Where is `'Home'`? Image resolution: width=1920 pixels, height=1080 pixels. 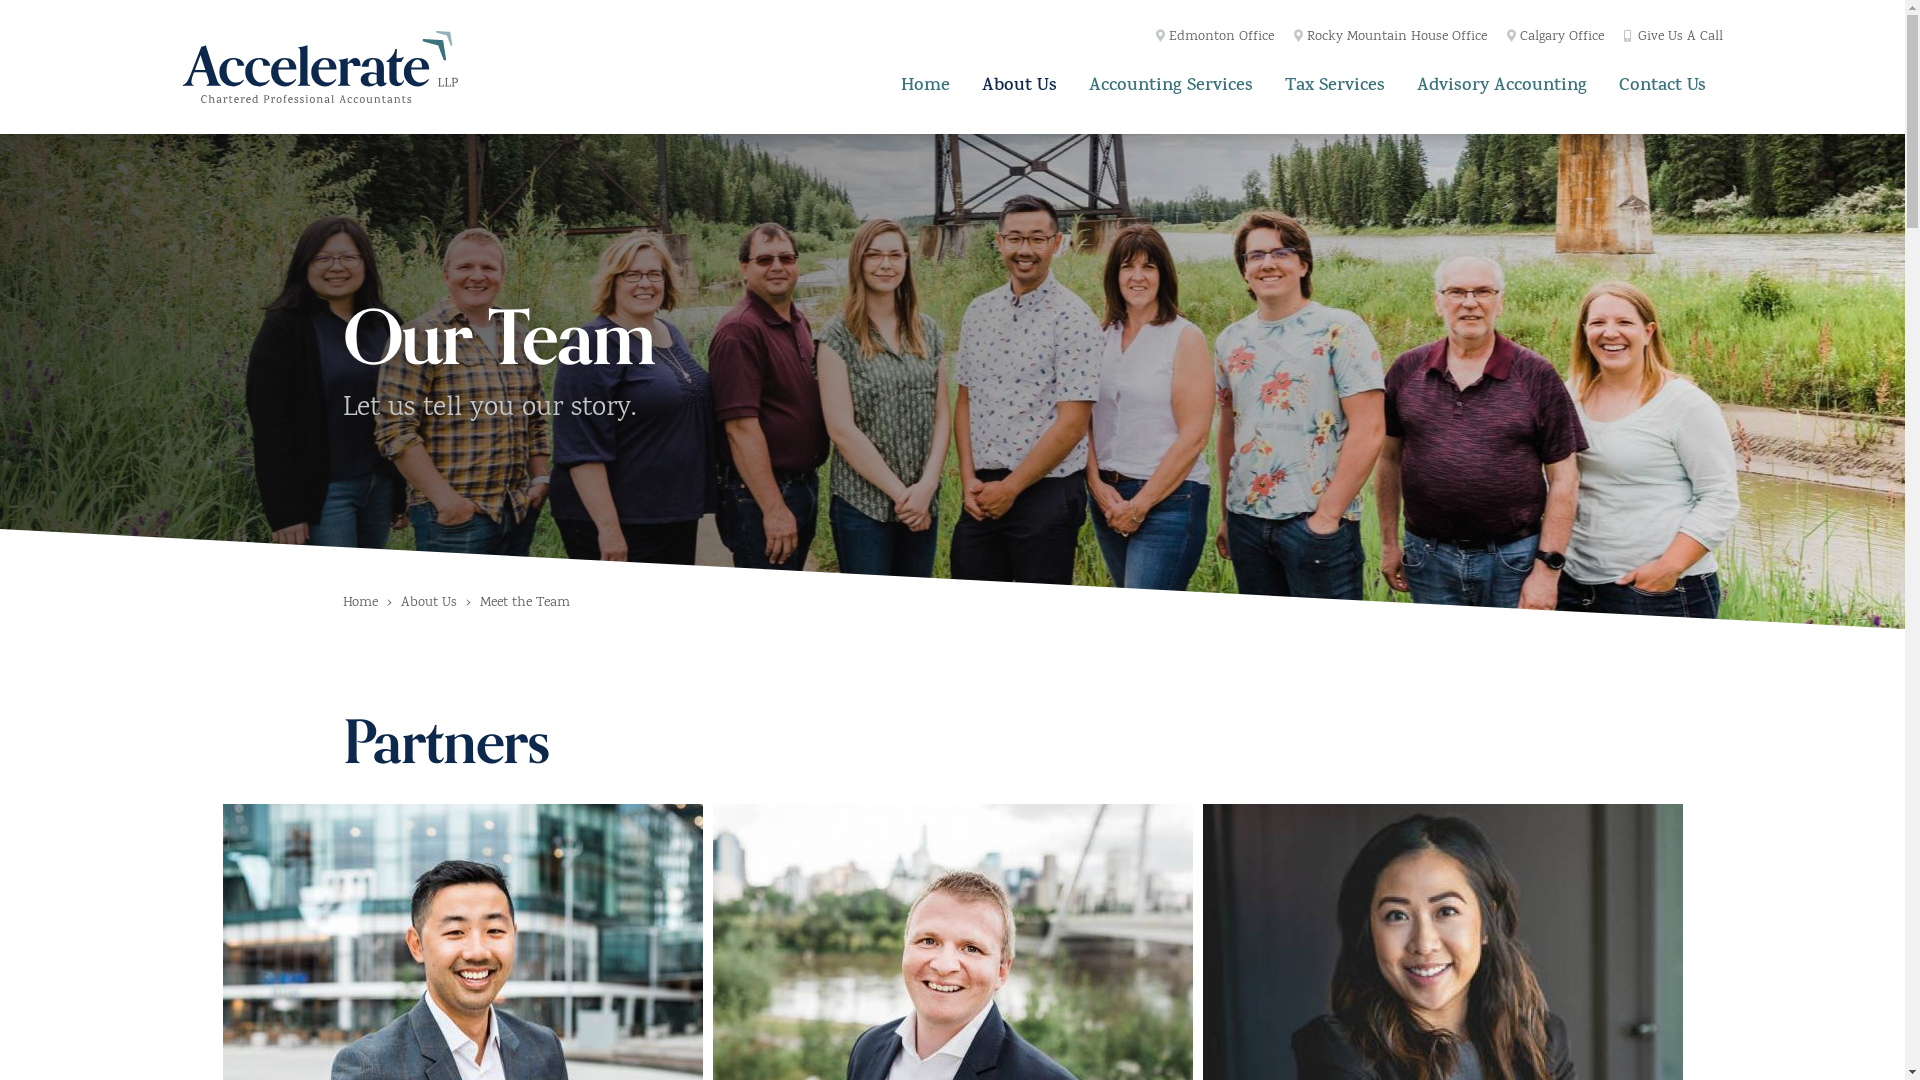 'Home' is located at coordinates (924, 83).